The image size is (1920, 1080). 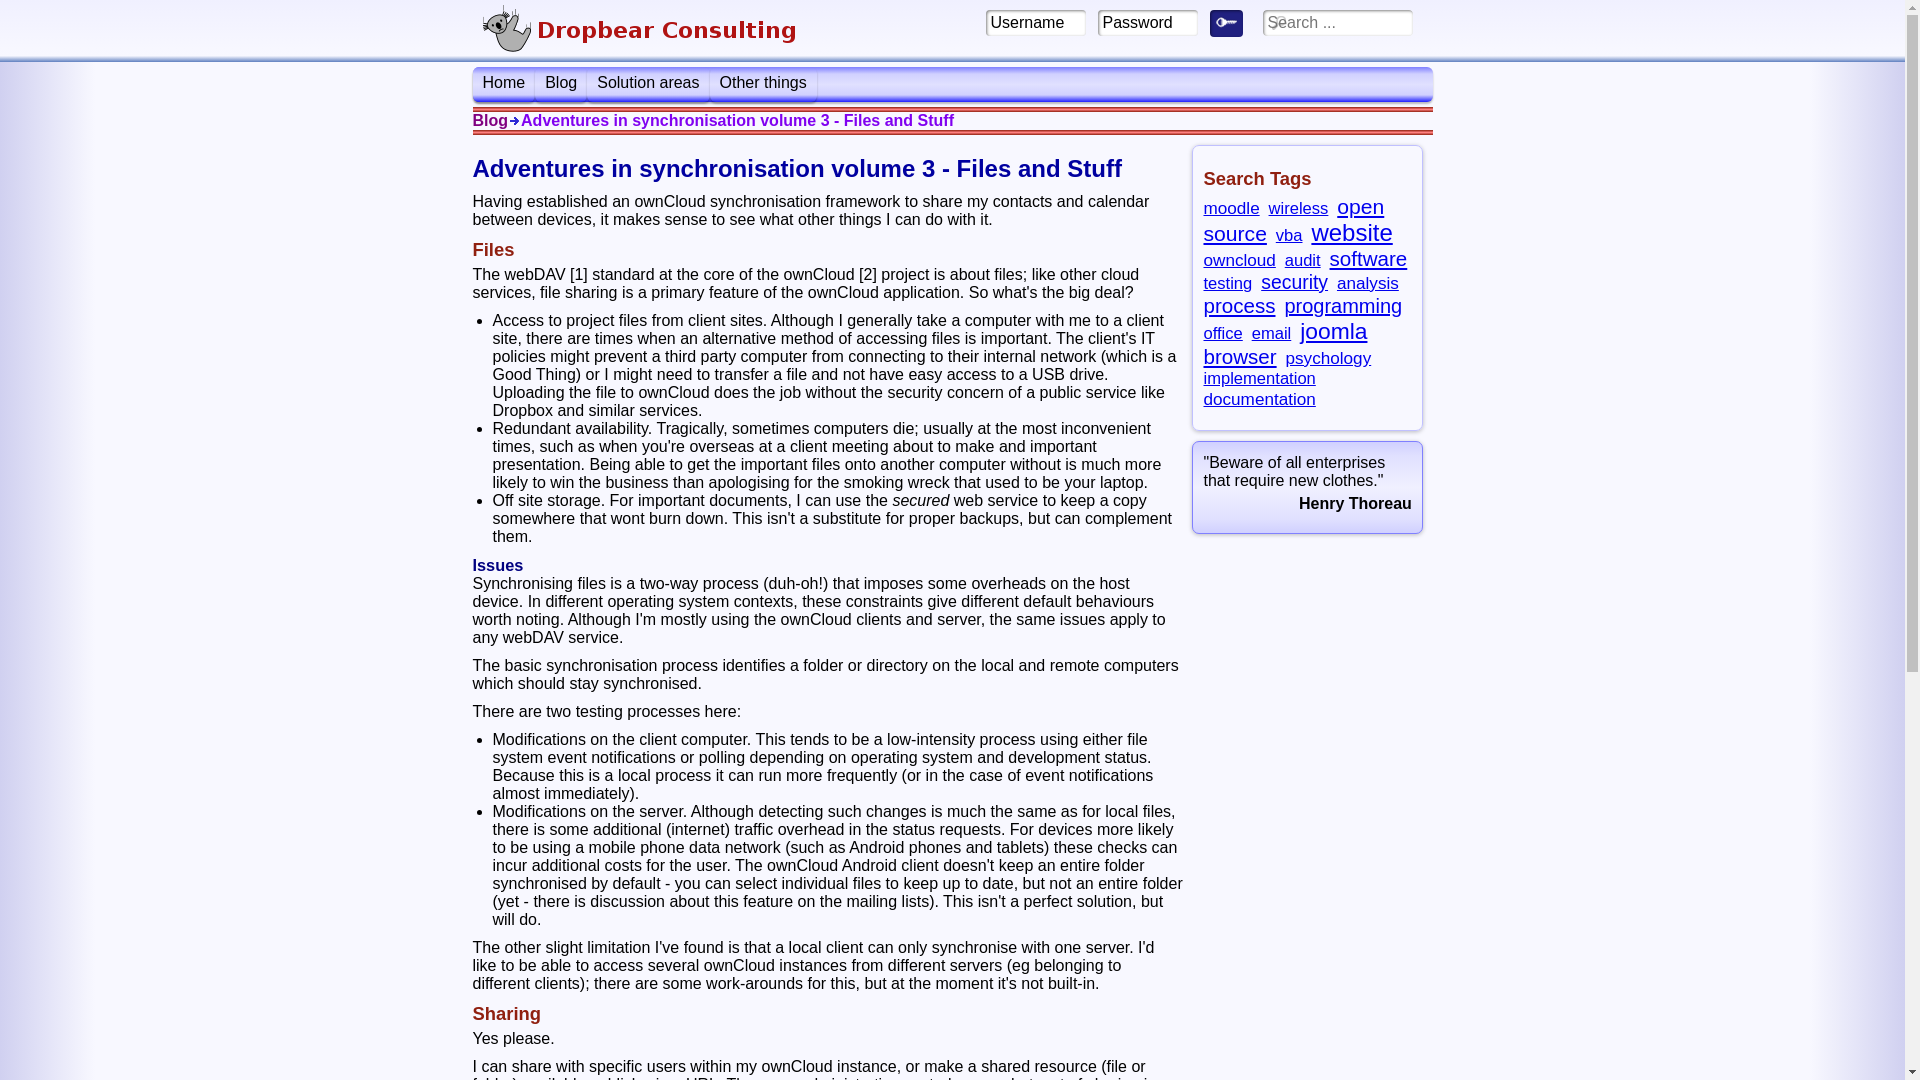 I want to click on 'email', so click(x=1271, y=332).